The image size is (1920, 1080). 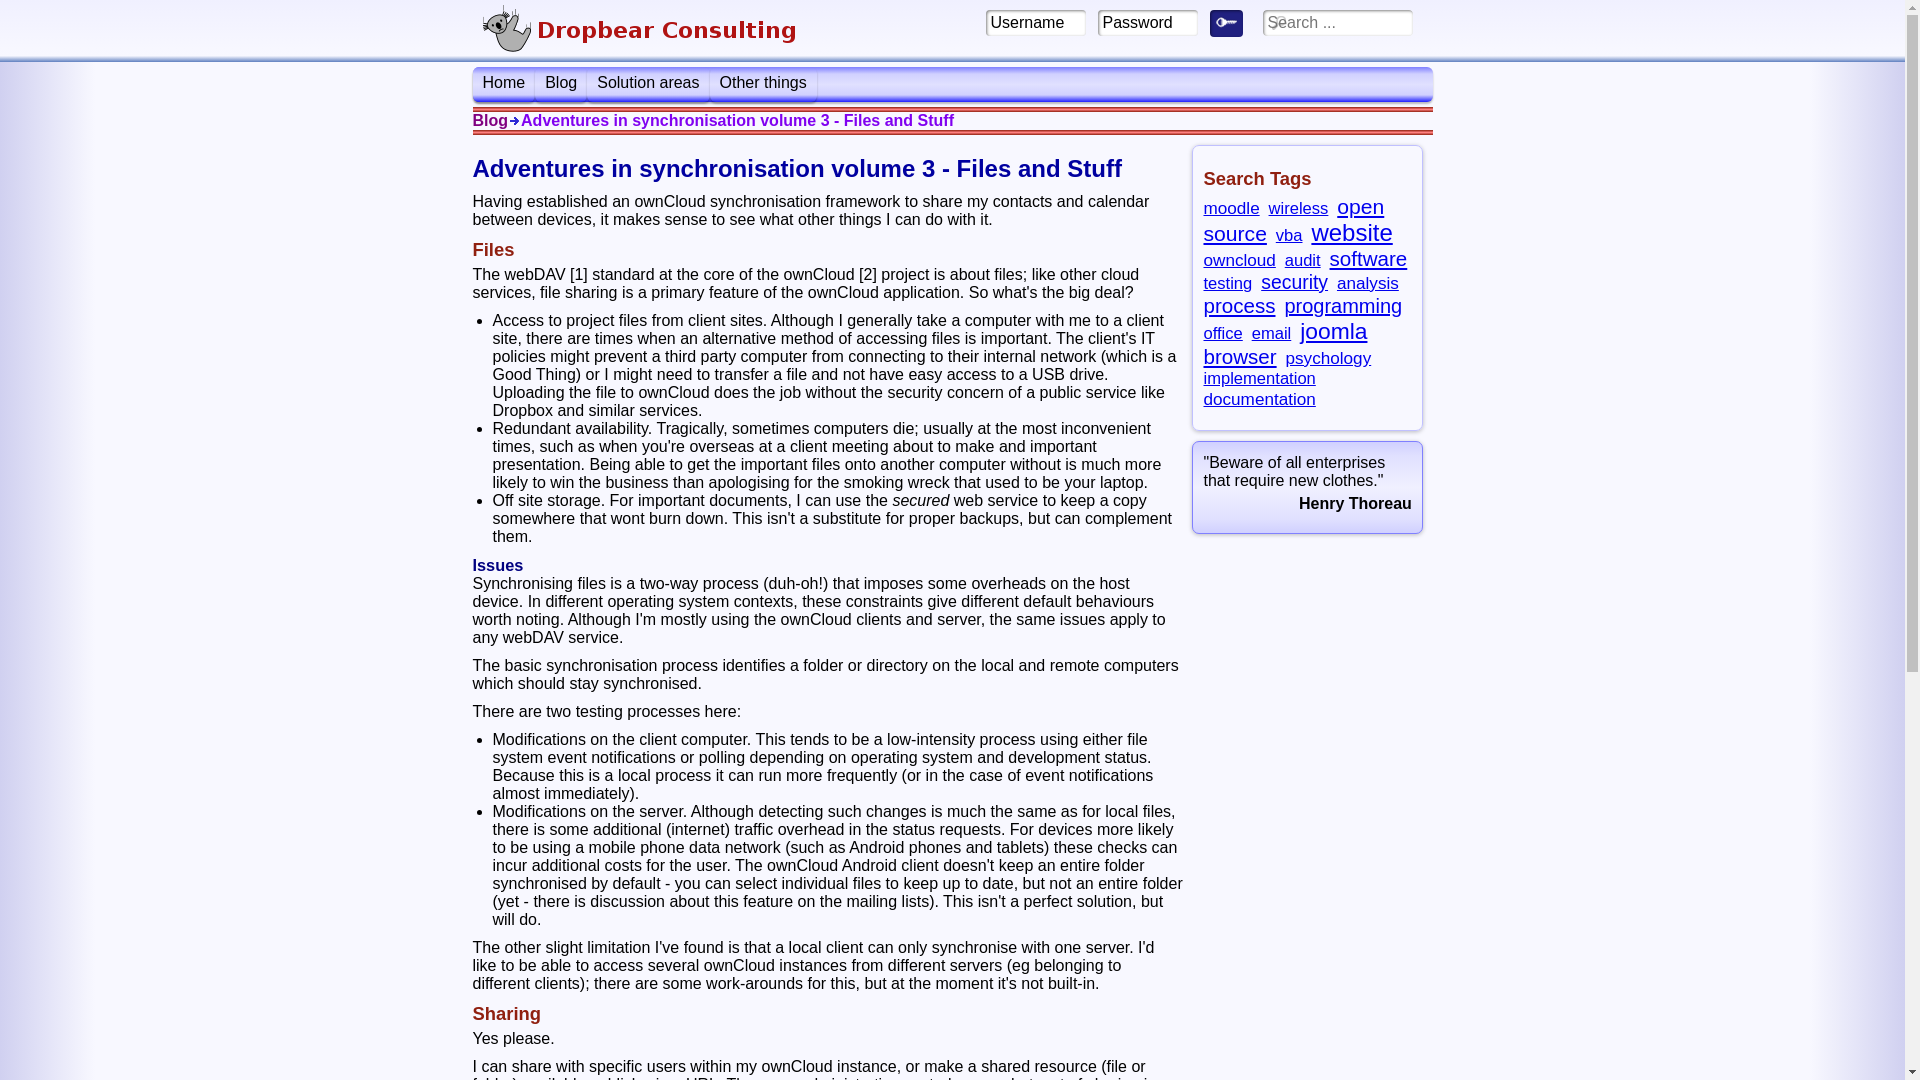 I want to click on 'email', so click(x=1271, y=332).